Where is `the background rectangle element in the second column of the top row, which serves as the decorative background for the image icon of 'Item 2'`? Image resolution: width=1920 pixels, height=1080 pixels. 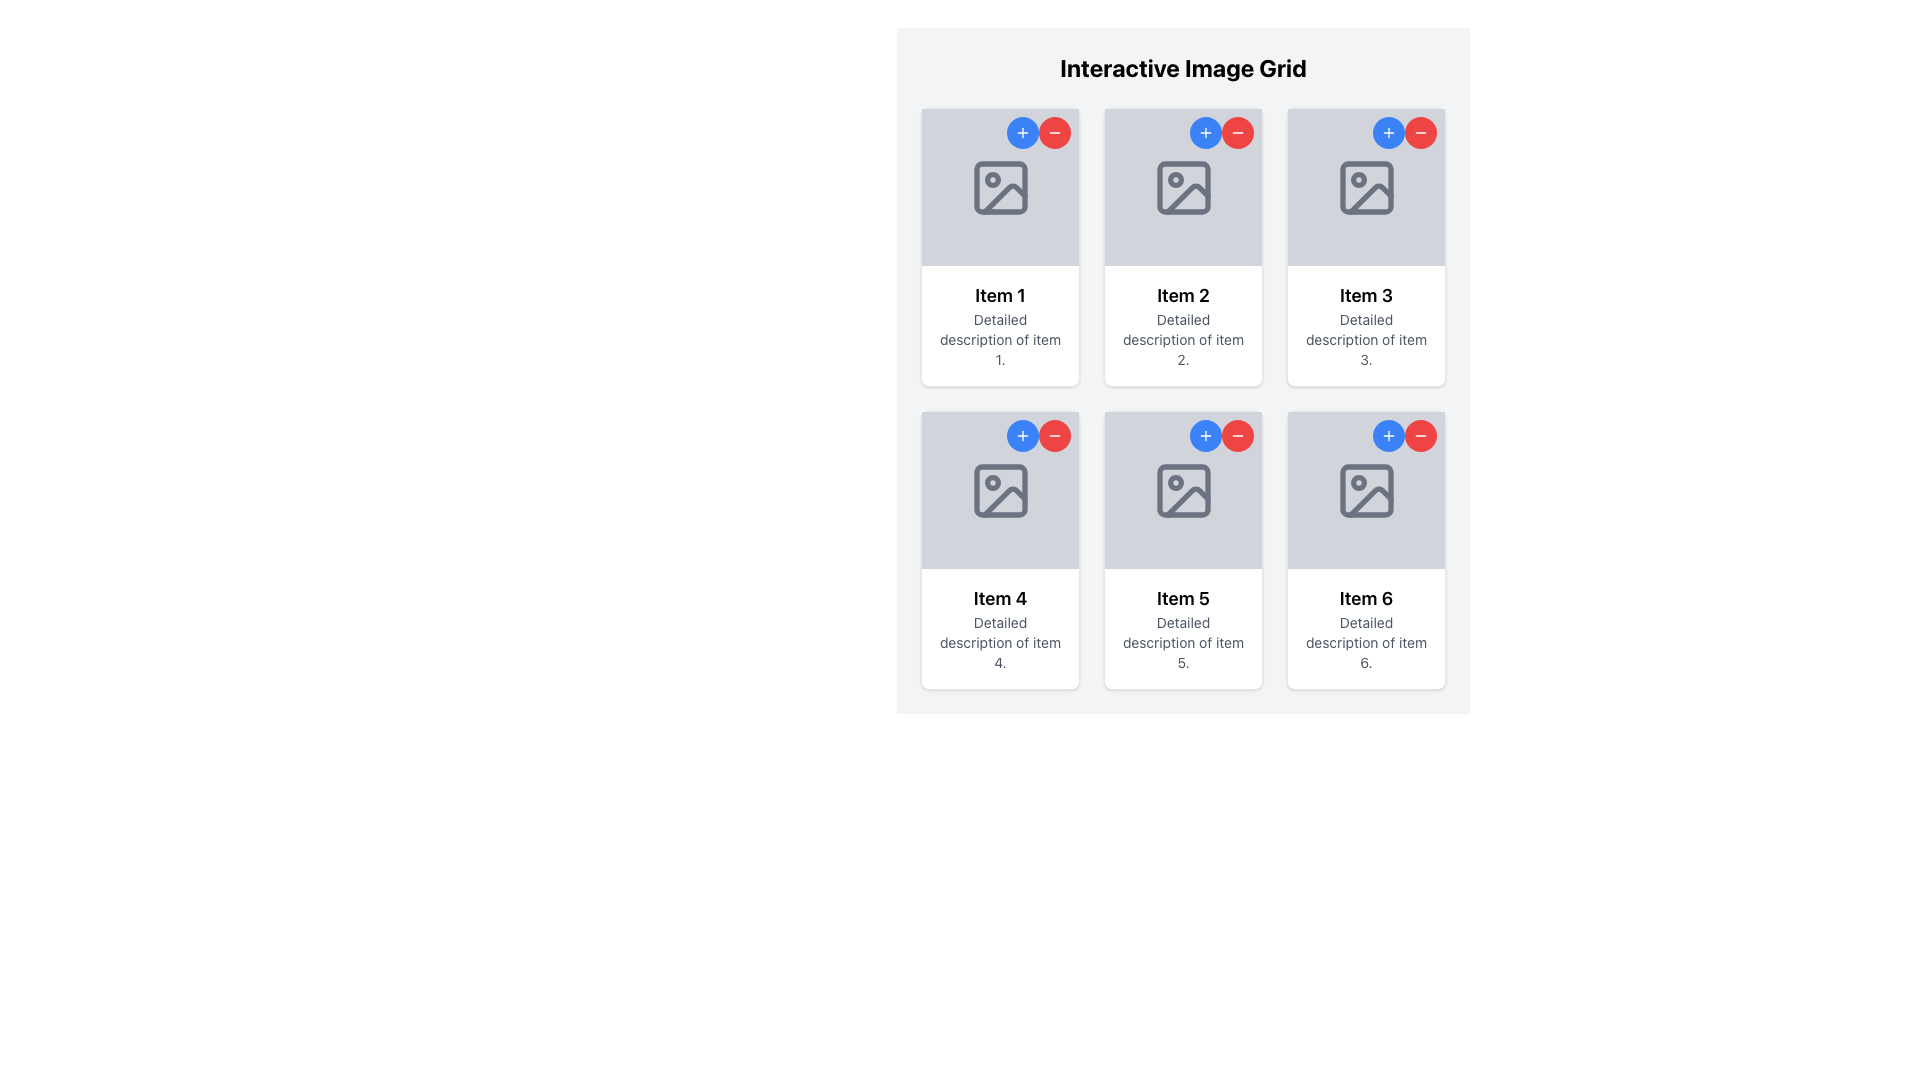
the background rectangle element in the second column of the top row, which serves as the decorative background for the image icon of 'Item 2' is located at coordinates (1183, 187).